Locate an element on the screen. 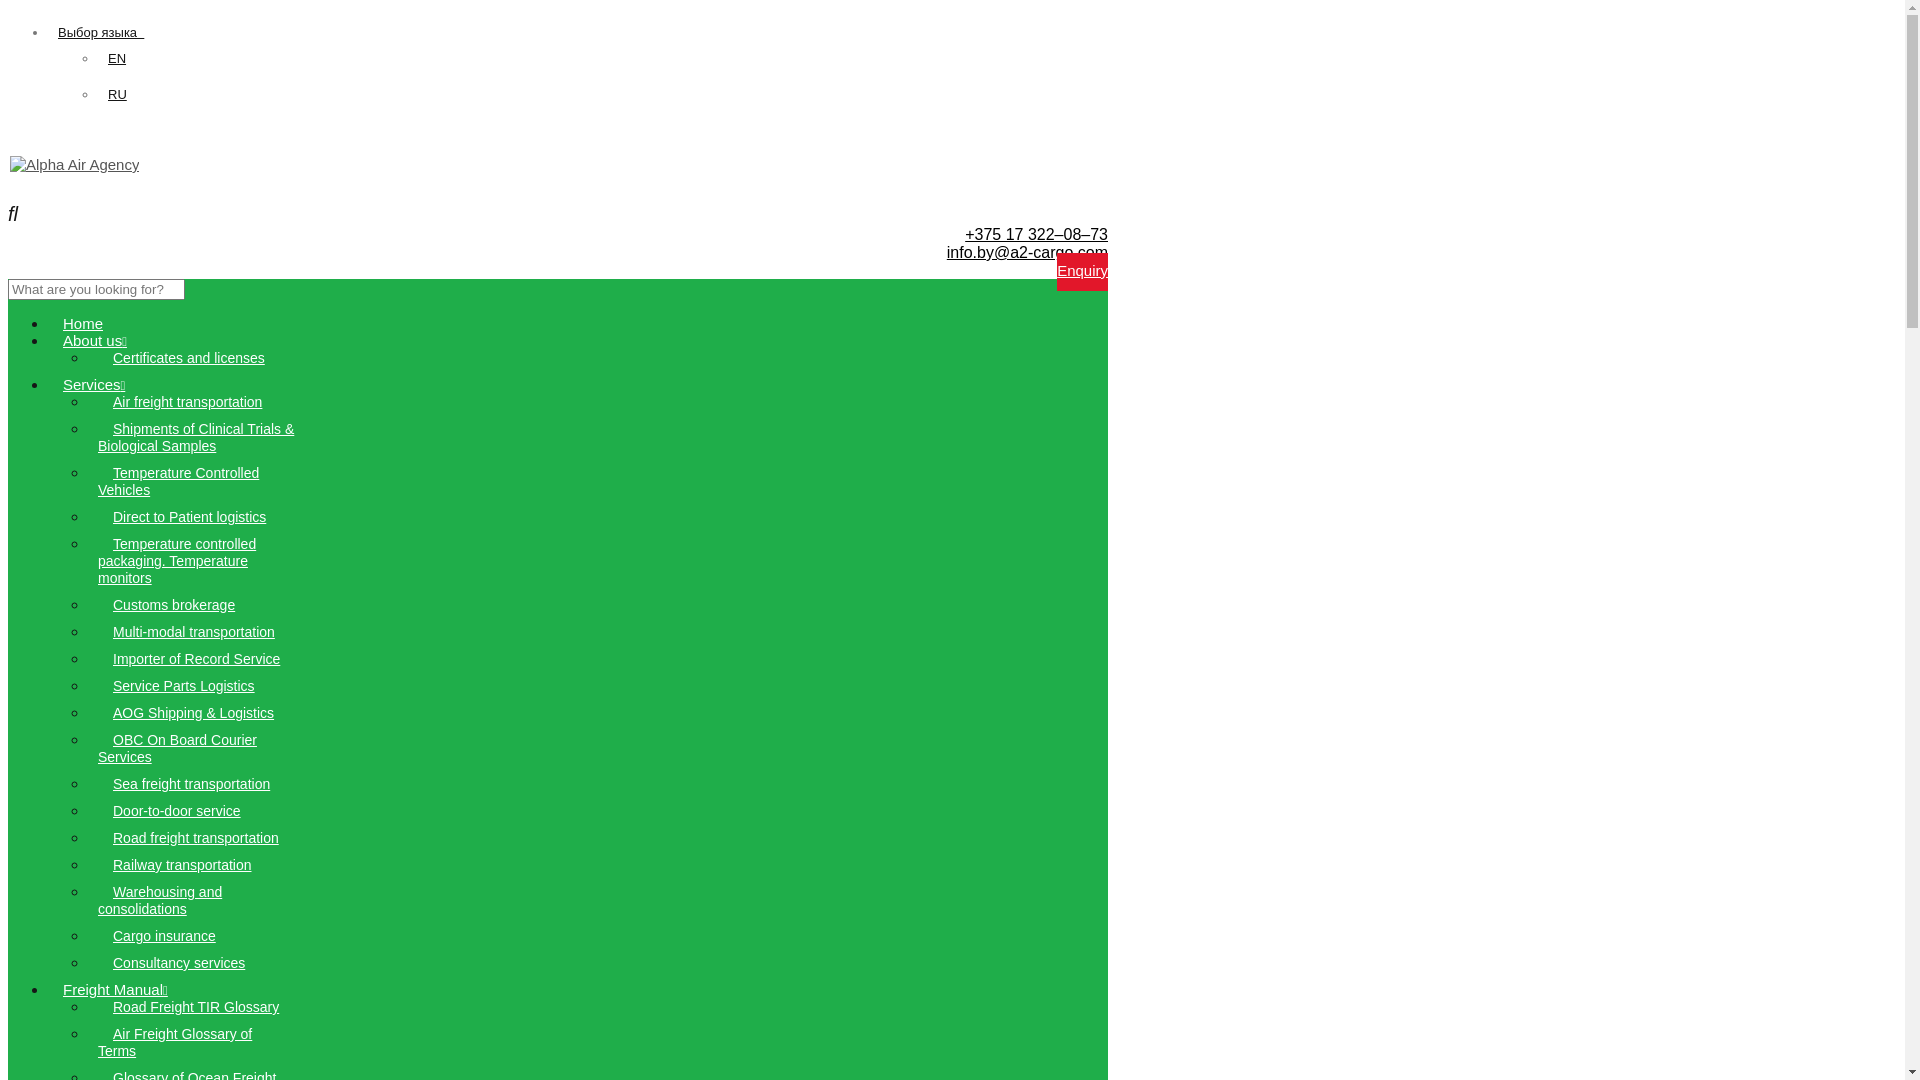 This screenshot has width=1920, height=1080. 'RU' is located at coordinates (107, 94).